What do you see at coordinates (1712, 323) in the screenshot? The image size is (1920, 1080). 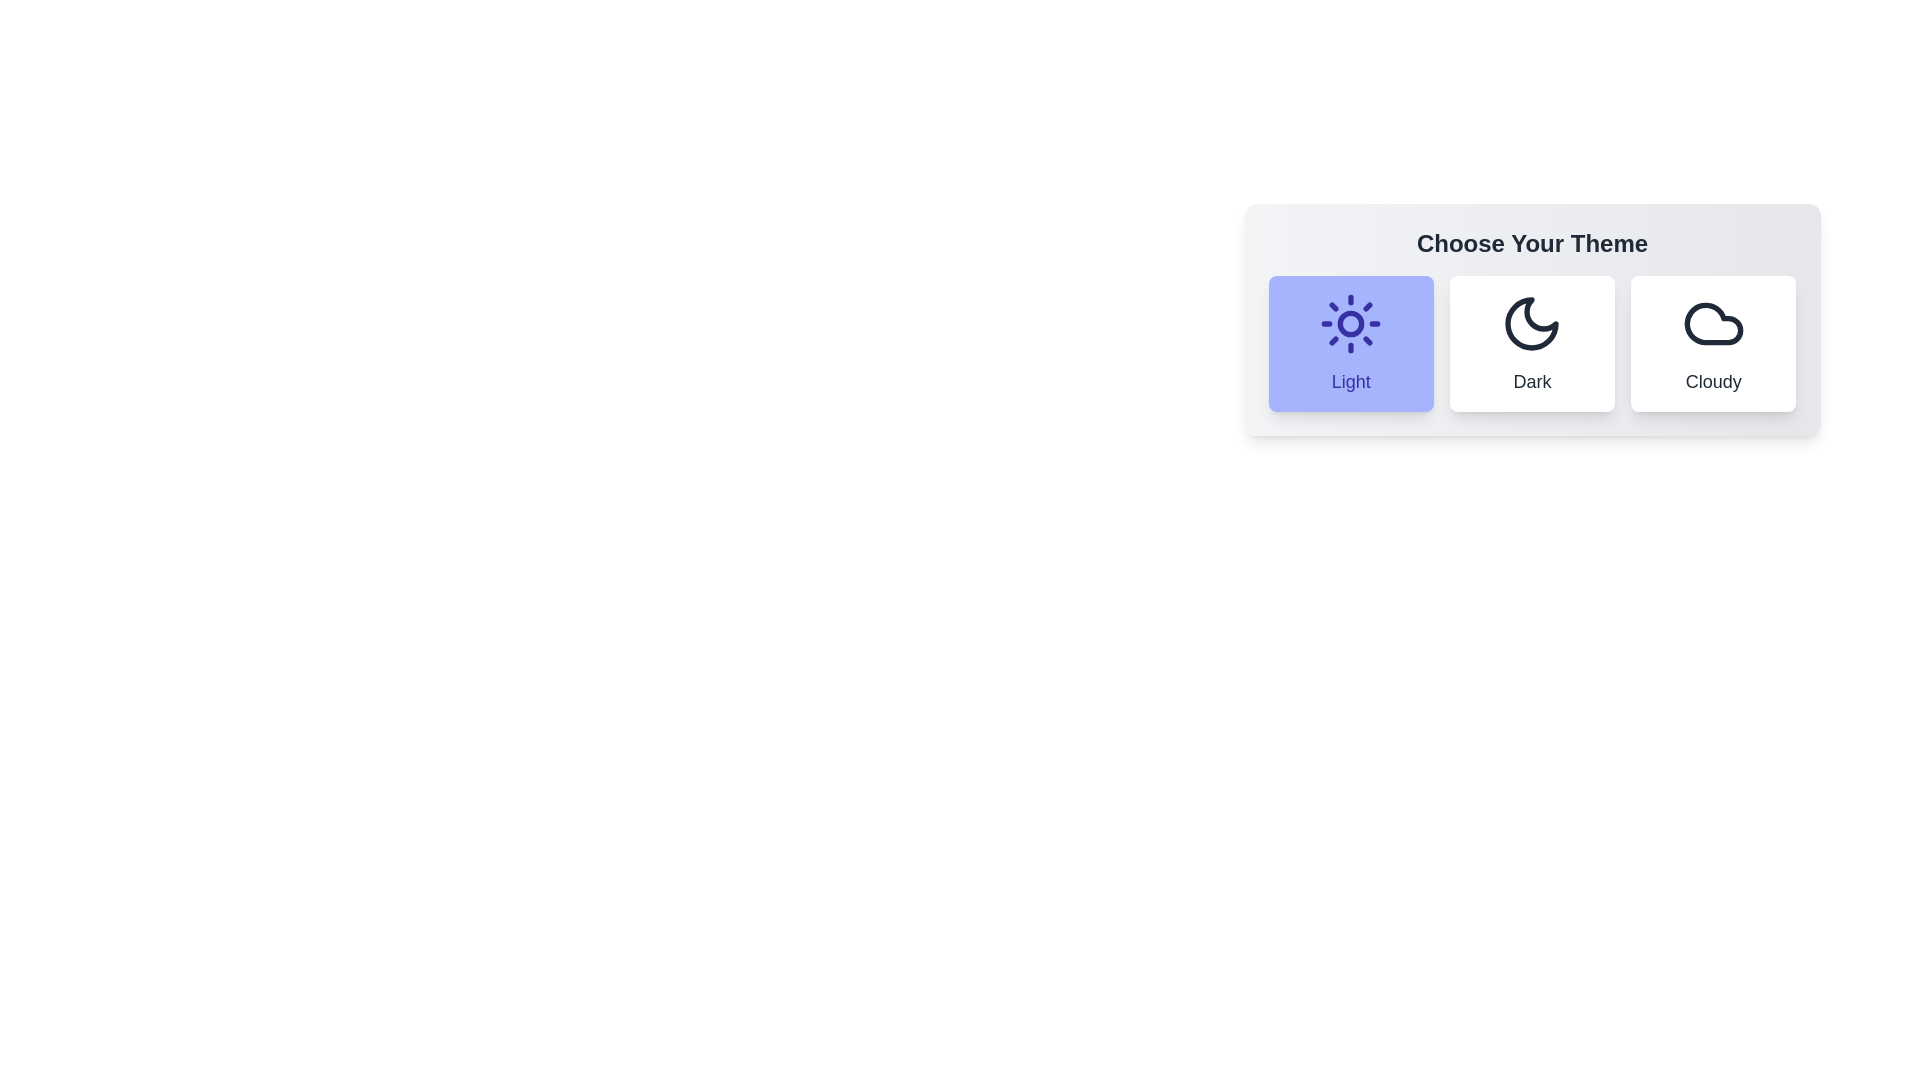 I see `the cloud-like SVG icon in the theme selection panel` at bounding box center [1712, 323].